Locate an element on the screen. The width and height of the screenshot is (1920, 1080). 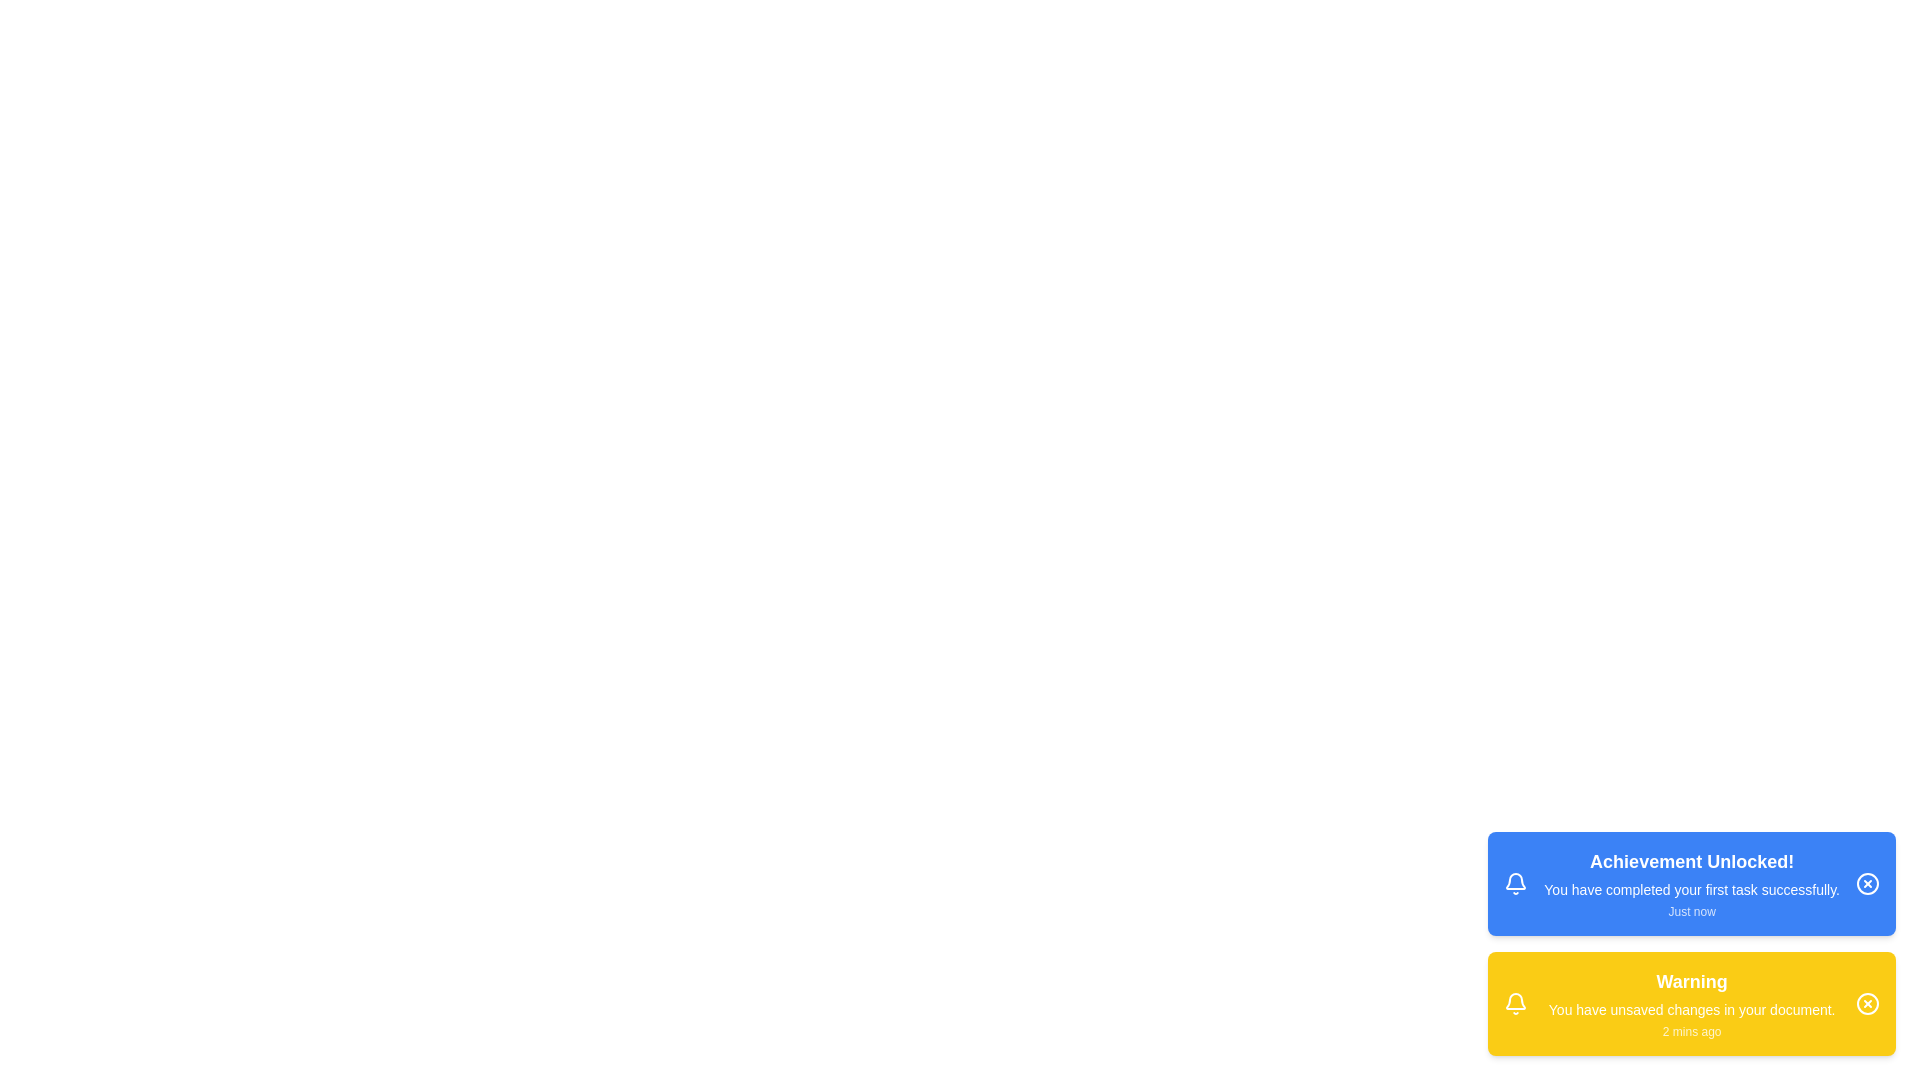
'X' button on the snackbar with title 'Achievement Unlocked!' is located at coordinates (1866, 882).